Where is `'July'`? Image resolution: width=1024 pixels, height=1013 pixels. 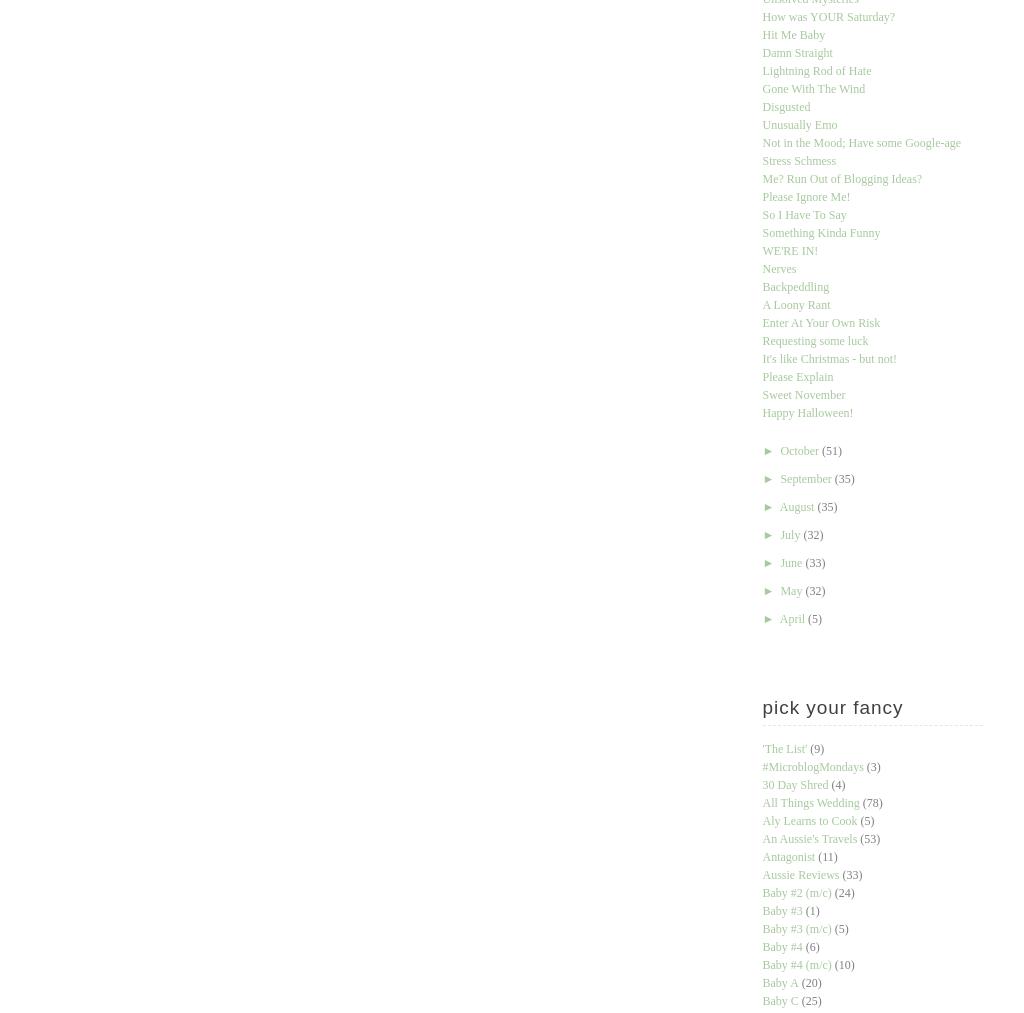 'July' is located at coordinates (791, 534).